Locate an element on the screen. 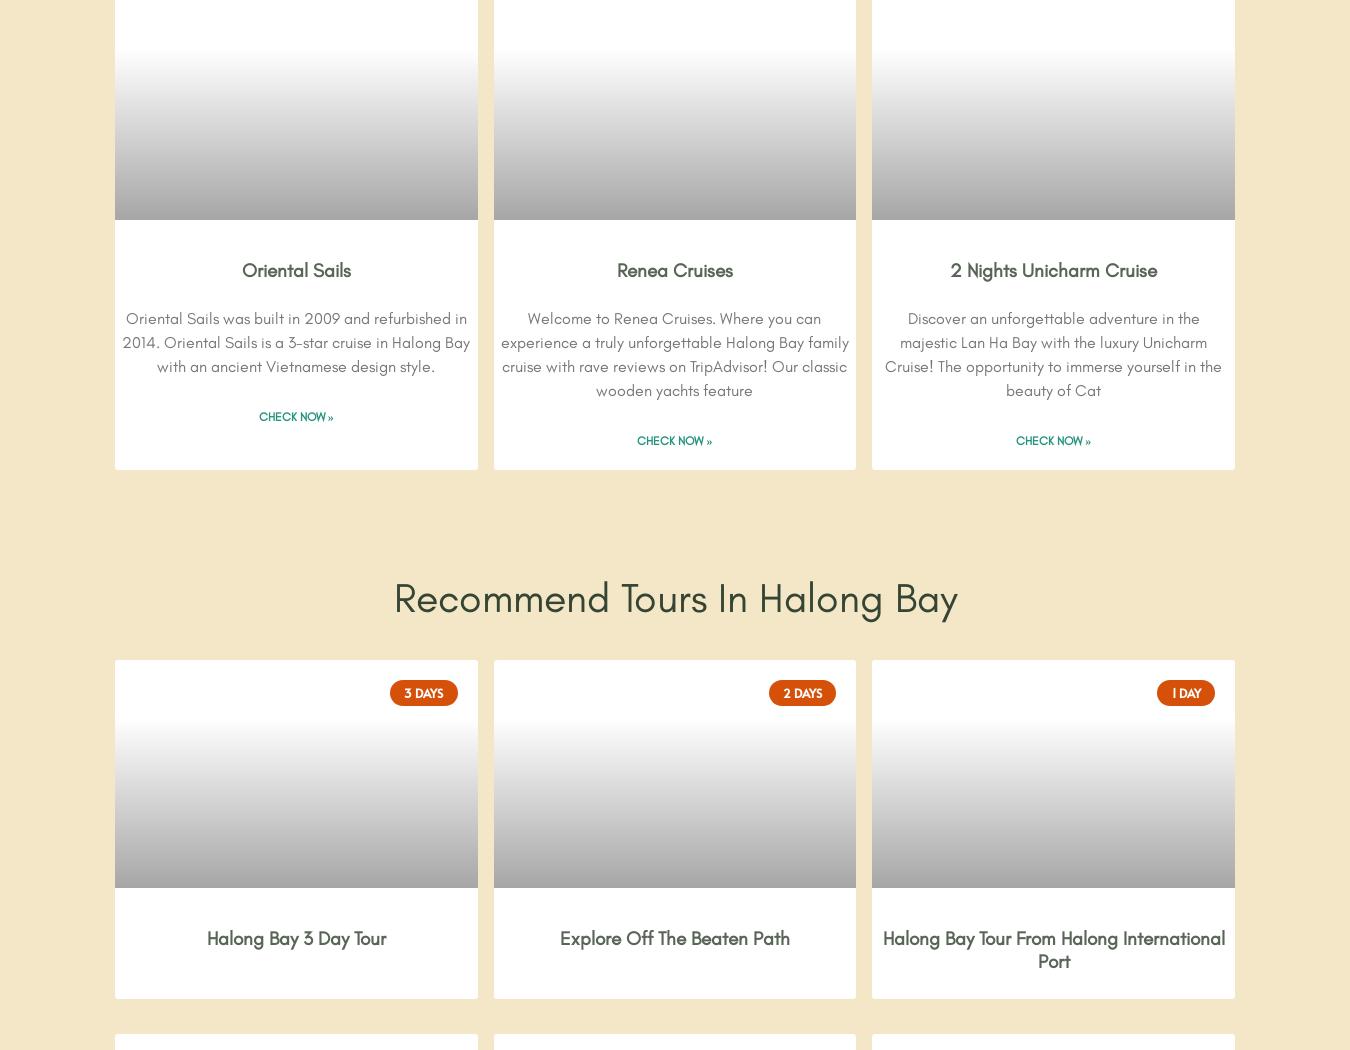  'Welcome to Renea Cruises. Where you can experience a truly unforgettable Halong Bay family cruise with rave reviews on TripAdvisor! Our classic wooden yachts feature' is located at coordinates (674, 354).